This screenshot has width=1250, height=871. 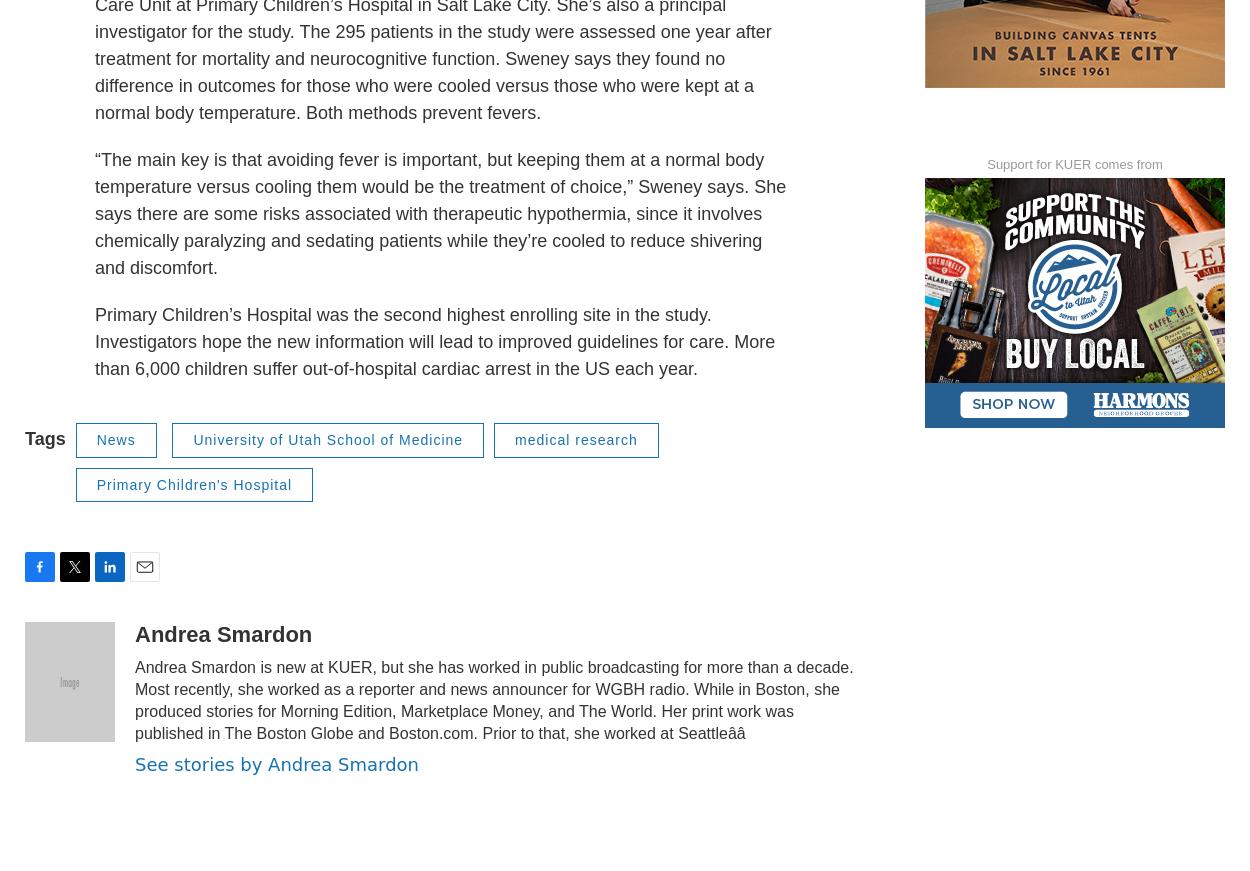 What do you see at coordinates (493, 743) in the screenshot?
I see `'Andrea Smardon is new at KUER, but she has worked in public broadcasting for more than a decade. Most recently, she worked as a reporter and news announcer for WGBH radio. While in Boston, she produced stories for Morning Edition, Marketplace Money, and The World. Her print work was published in The Boston Globe and Boston.com. Prior to that, she worked at Seattleââ'` at bounding box center [493, 743].